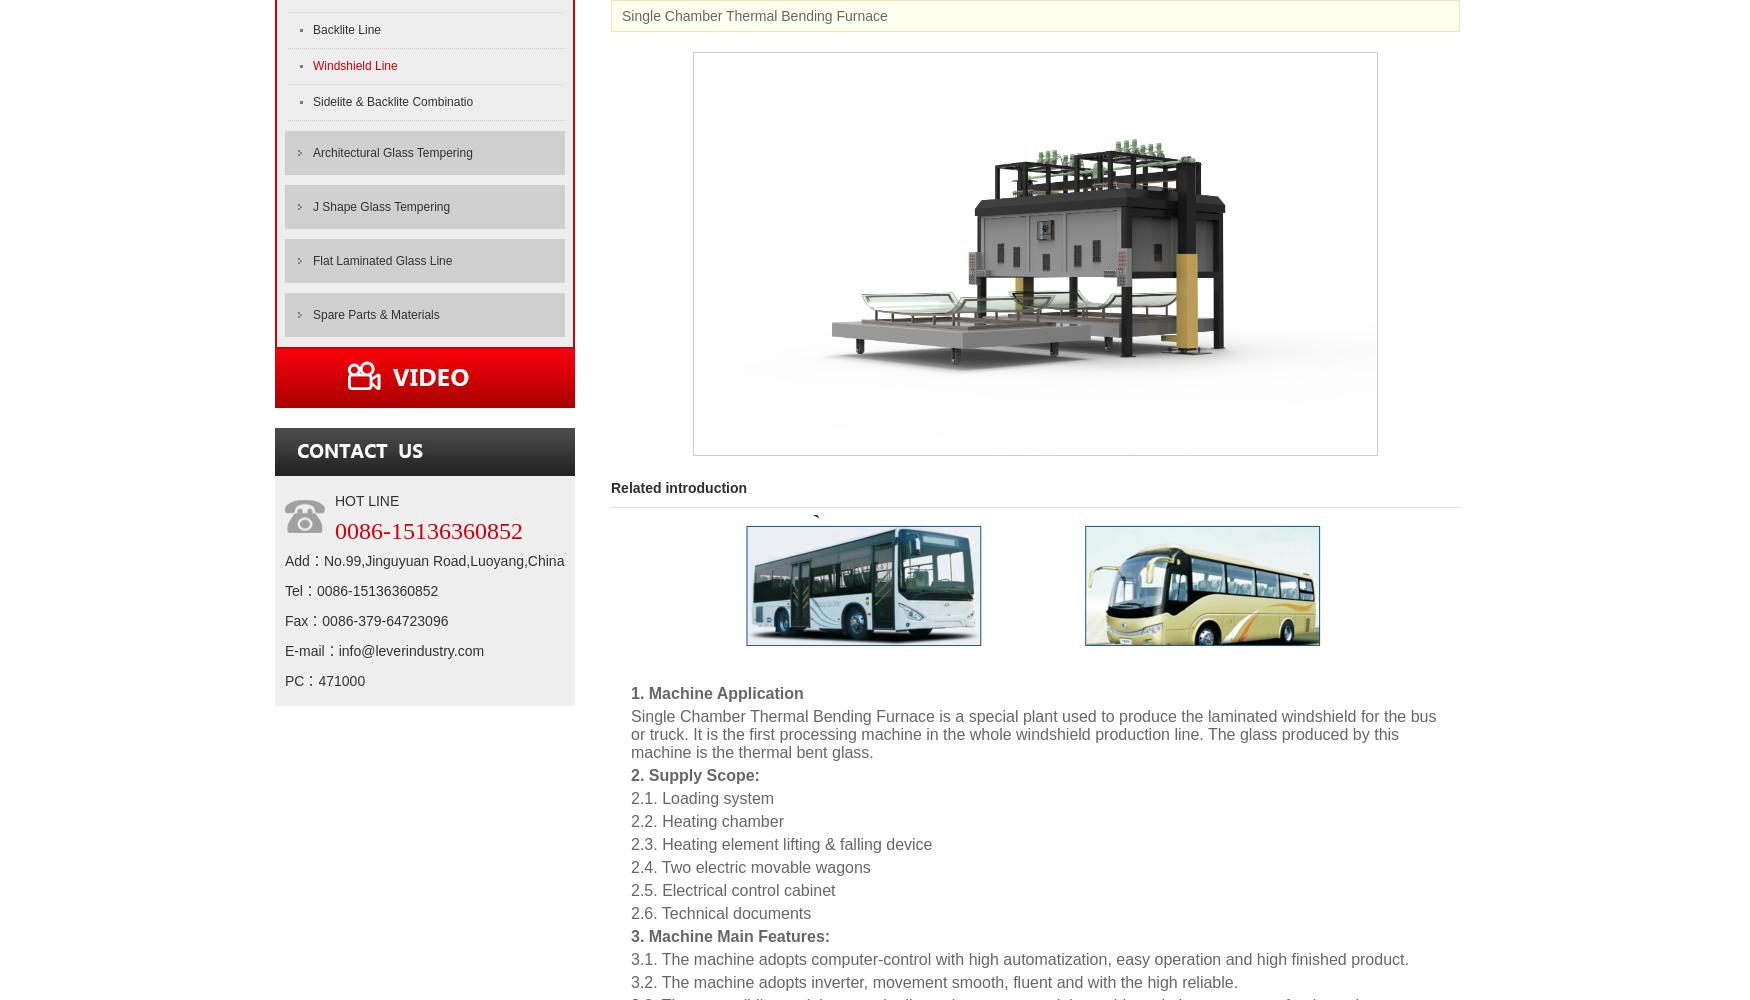 This screenshot has height=1000, width=1750. What do you see at coordinates (1018, 958) in the screenshot?
I see `'3.1. The
machine adopts computer-control with high automatization, easy operation and
high finished product.'` at bounding box center [1018, 958].